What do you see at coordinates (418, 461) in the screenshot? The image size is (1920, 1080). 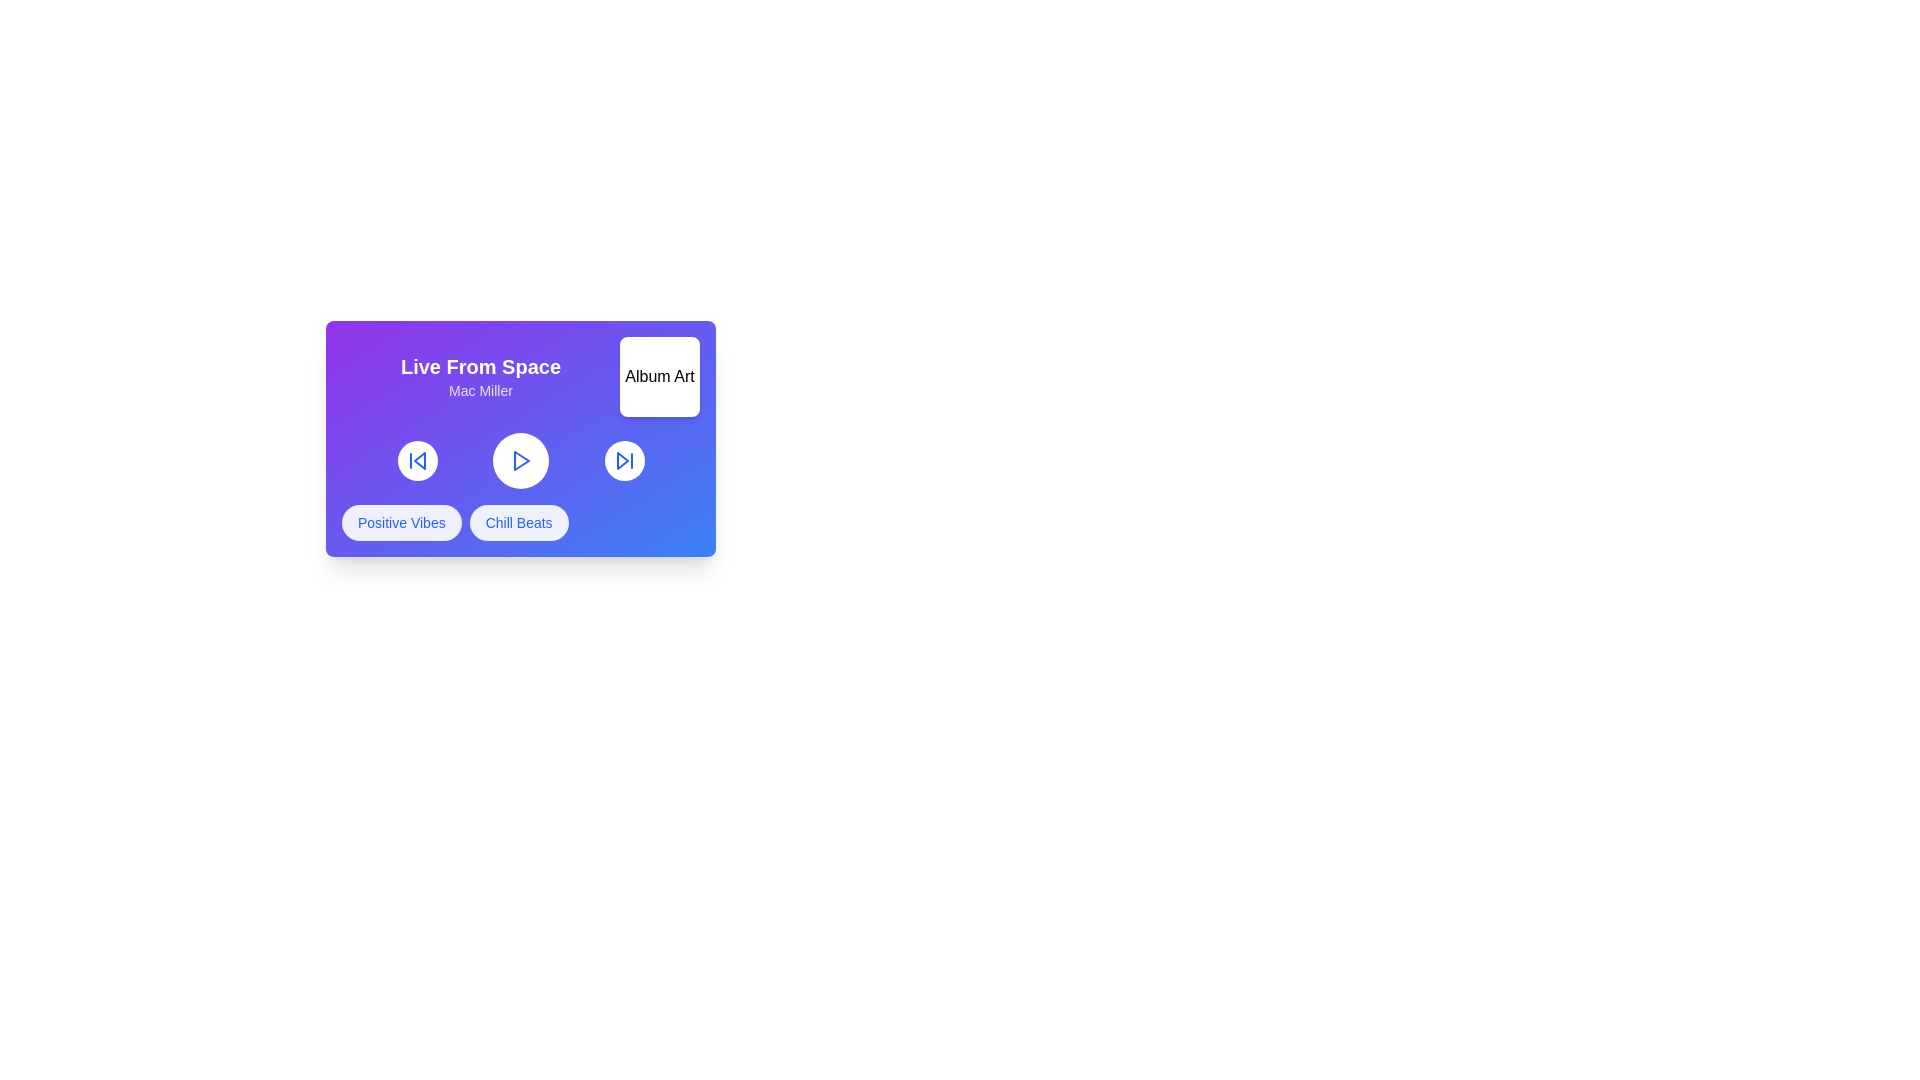 I see `the leftward-pointing triangle icon inside the circular button that represents the backward skip function` at bounding box center [418, 461].